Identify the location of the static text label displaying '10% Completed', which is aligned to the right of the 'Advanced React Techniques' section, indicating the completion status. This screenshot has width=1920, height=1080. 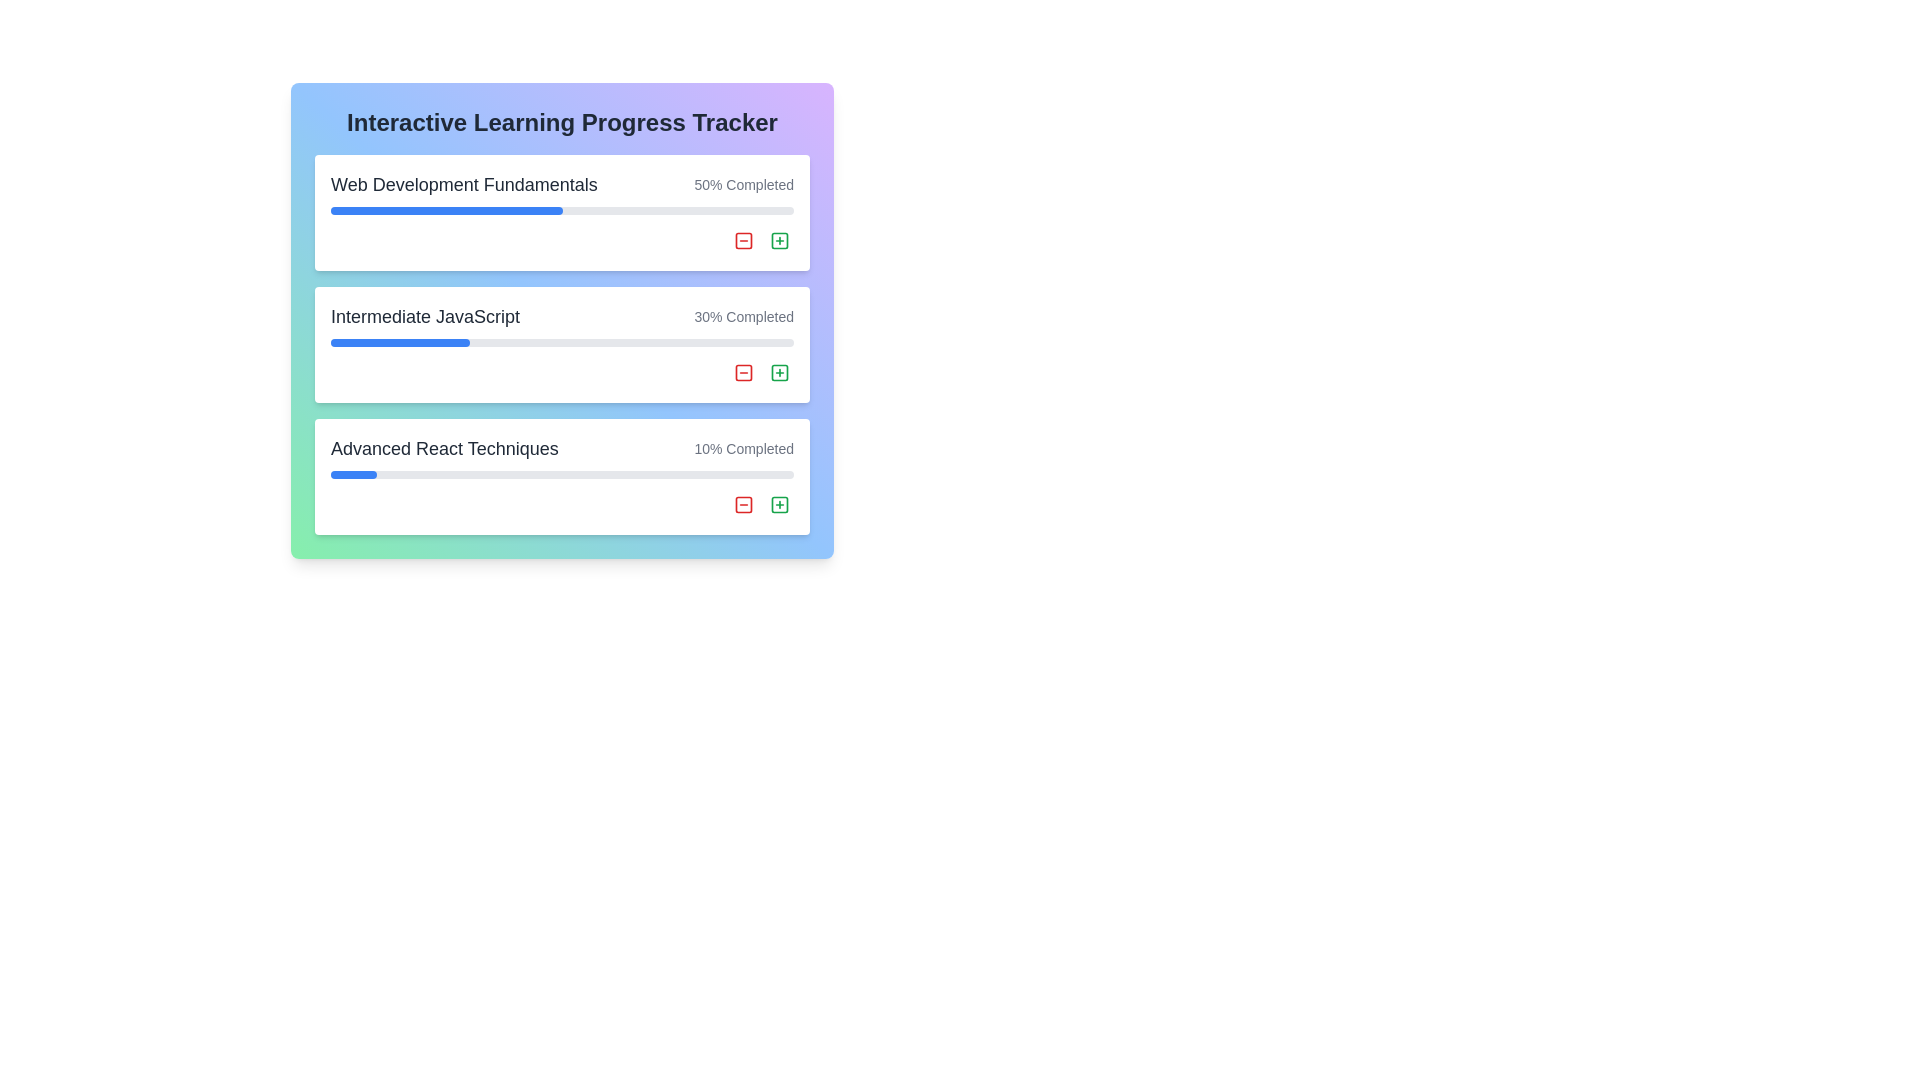
(743, 447).